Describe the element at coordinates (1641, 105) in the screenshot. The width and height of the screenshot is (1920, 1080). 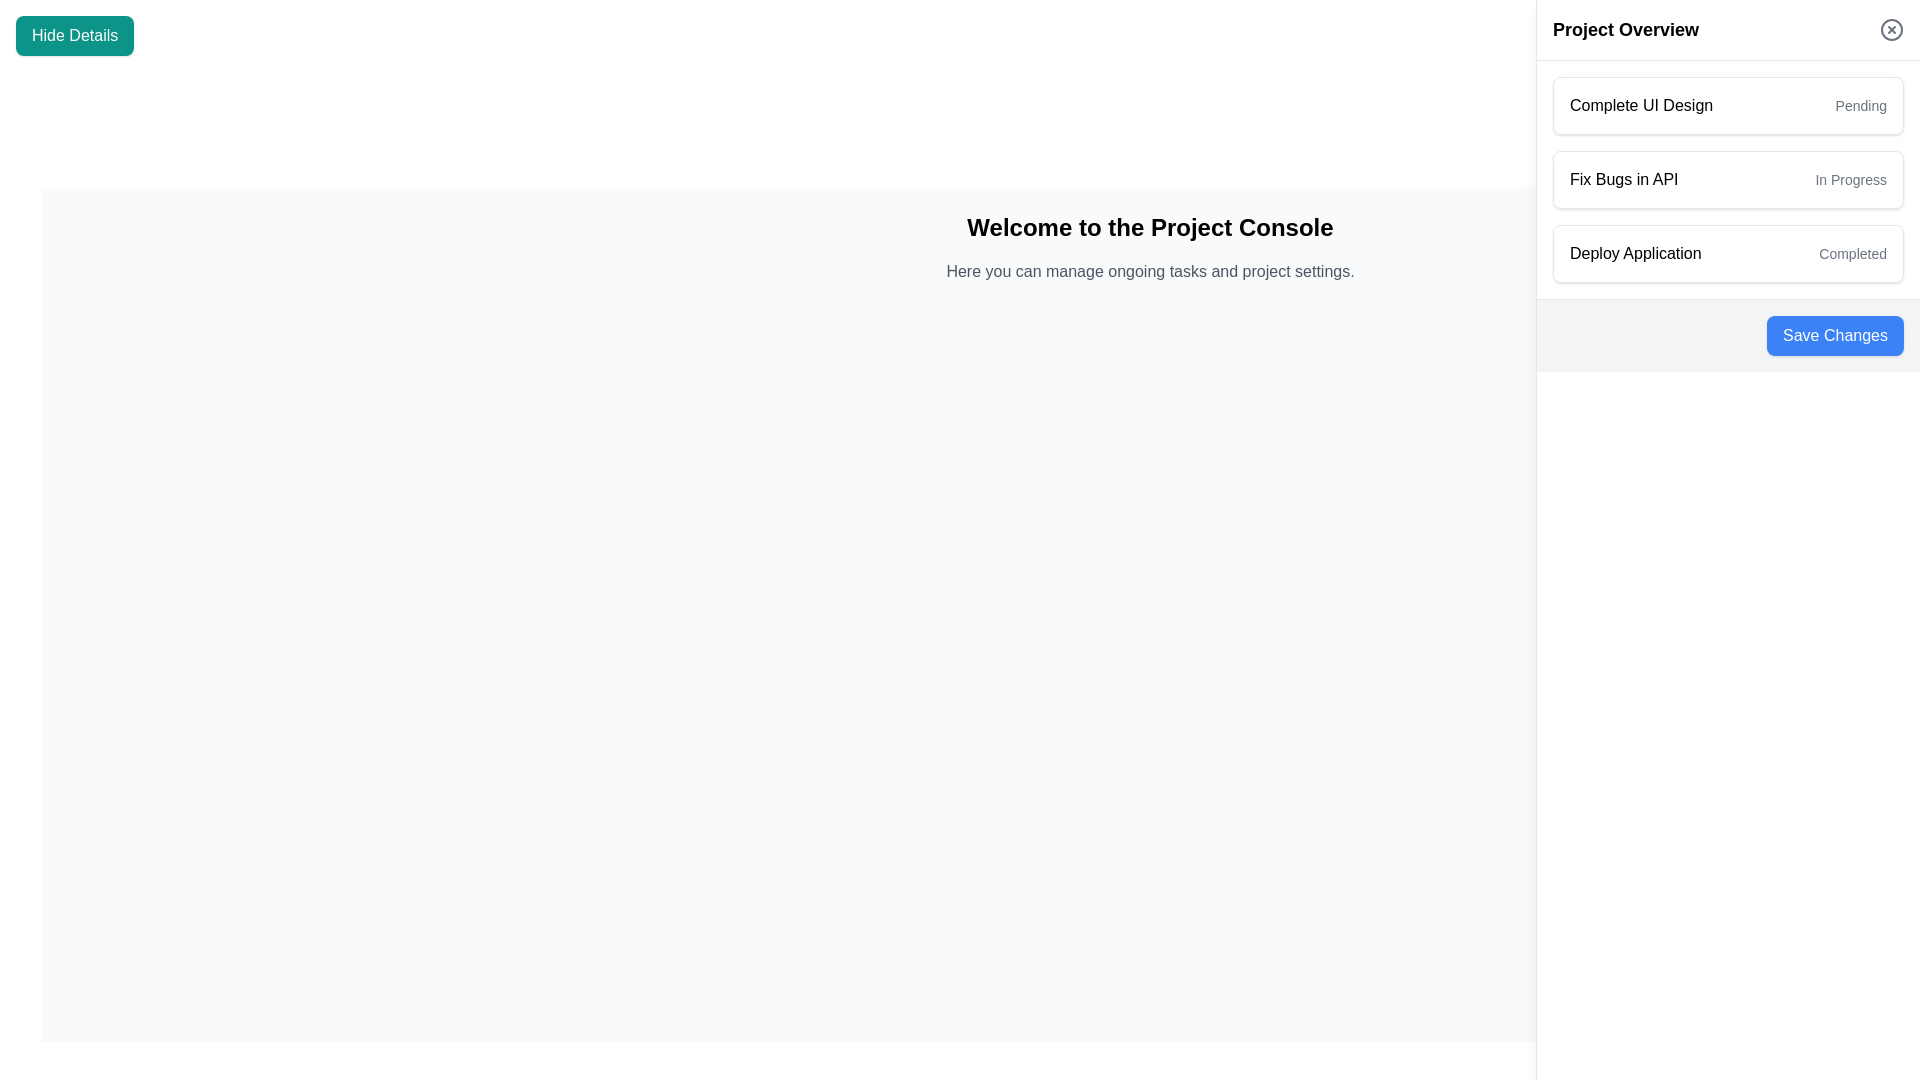
I see `the 'Complete UI Design' label element, which is located at the top right of the interface within the 'Project Overview' section, styled with a border and shadow effects` at that location.